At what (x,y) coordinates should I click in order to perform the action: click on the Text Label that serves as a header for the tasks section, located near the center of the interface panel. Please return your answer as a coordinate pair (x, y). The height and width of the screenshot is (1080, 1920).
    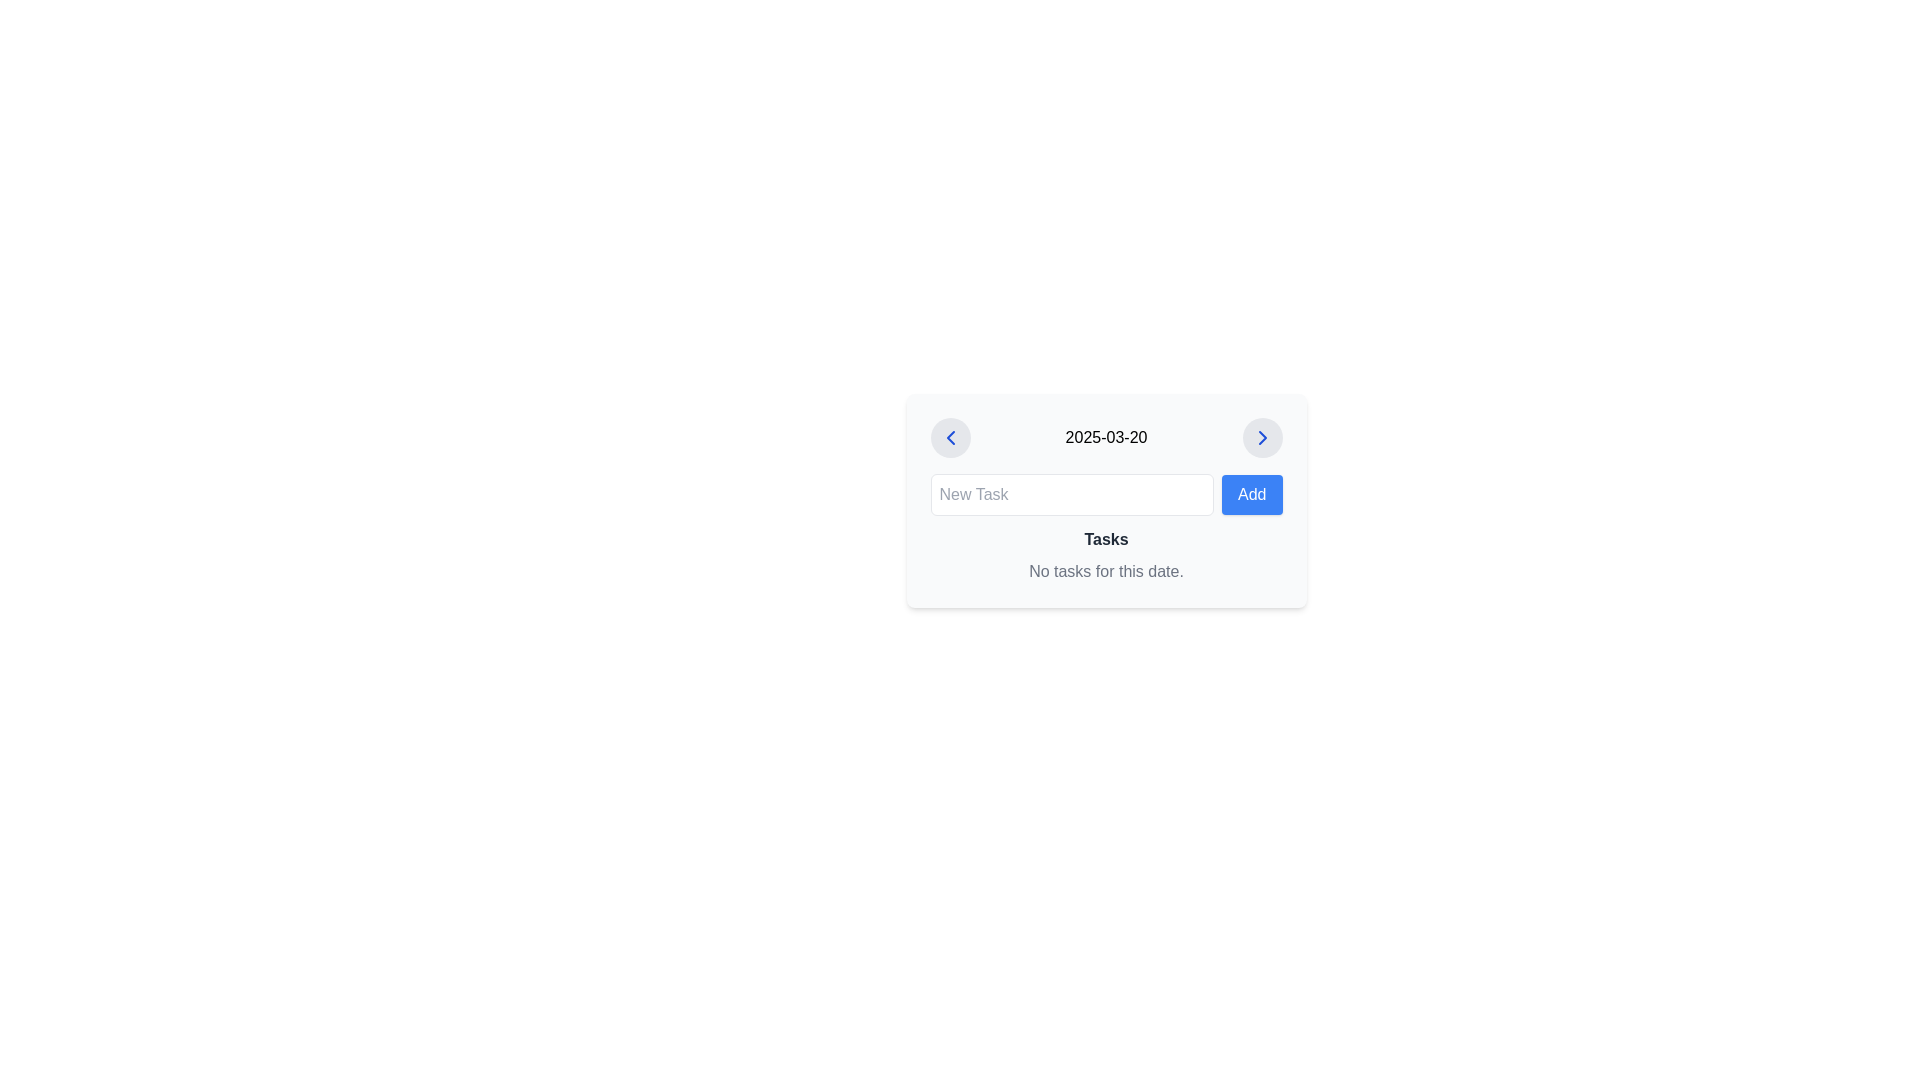
    Looking at the image, I should click on (1105, 540).